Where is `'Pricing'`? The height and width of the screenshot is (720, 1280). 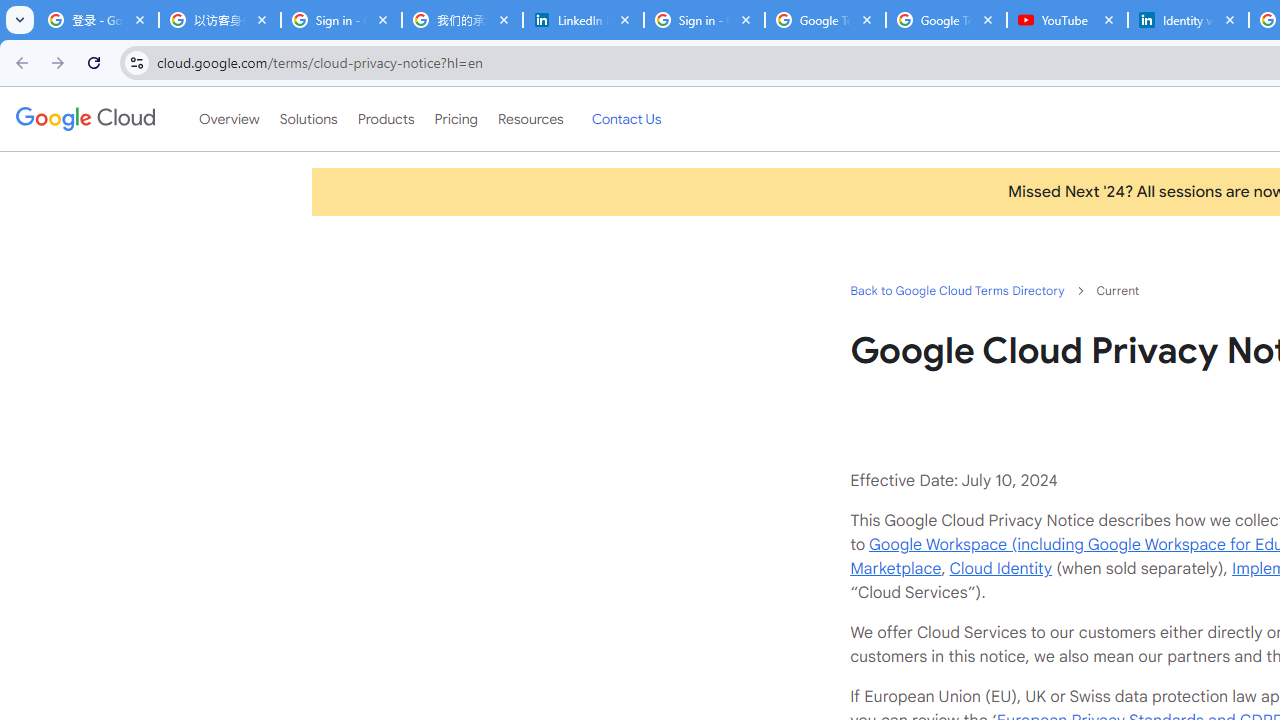
'Pricing' is located at coordinates (454, 119).